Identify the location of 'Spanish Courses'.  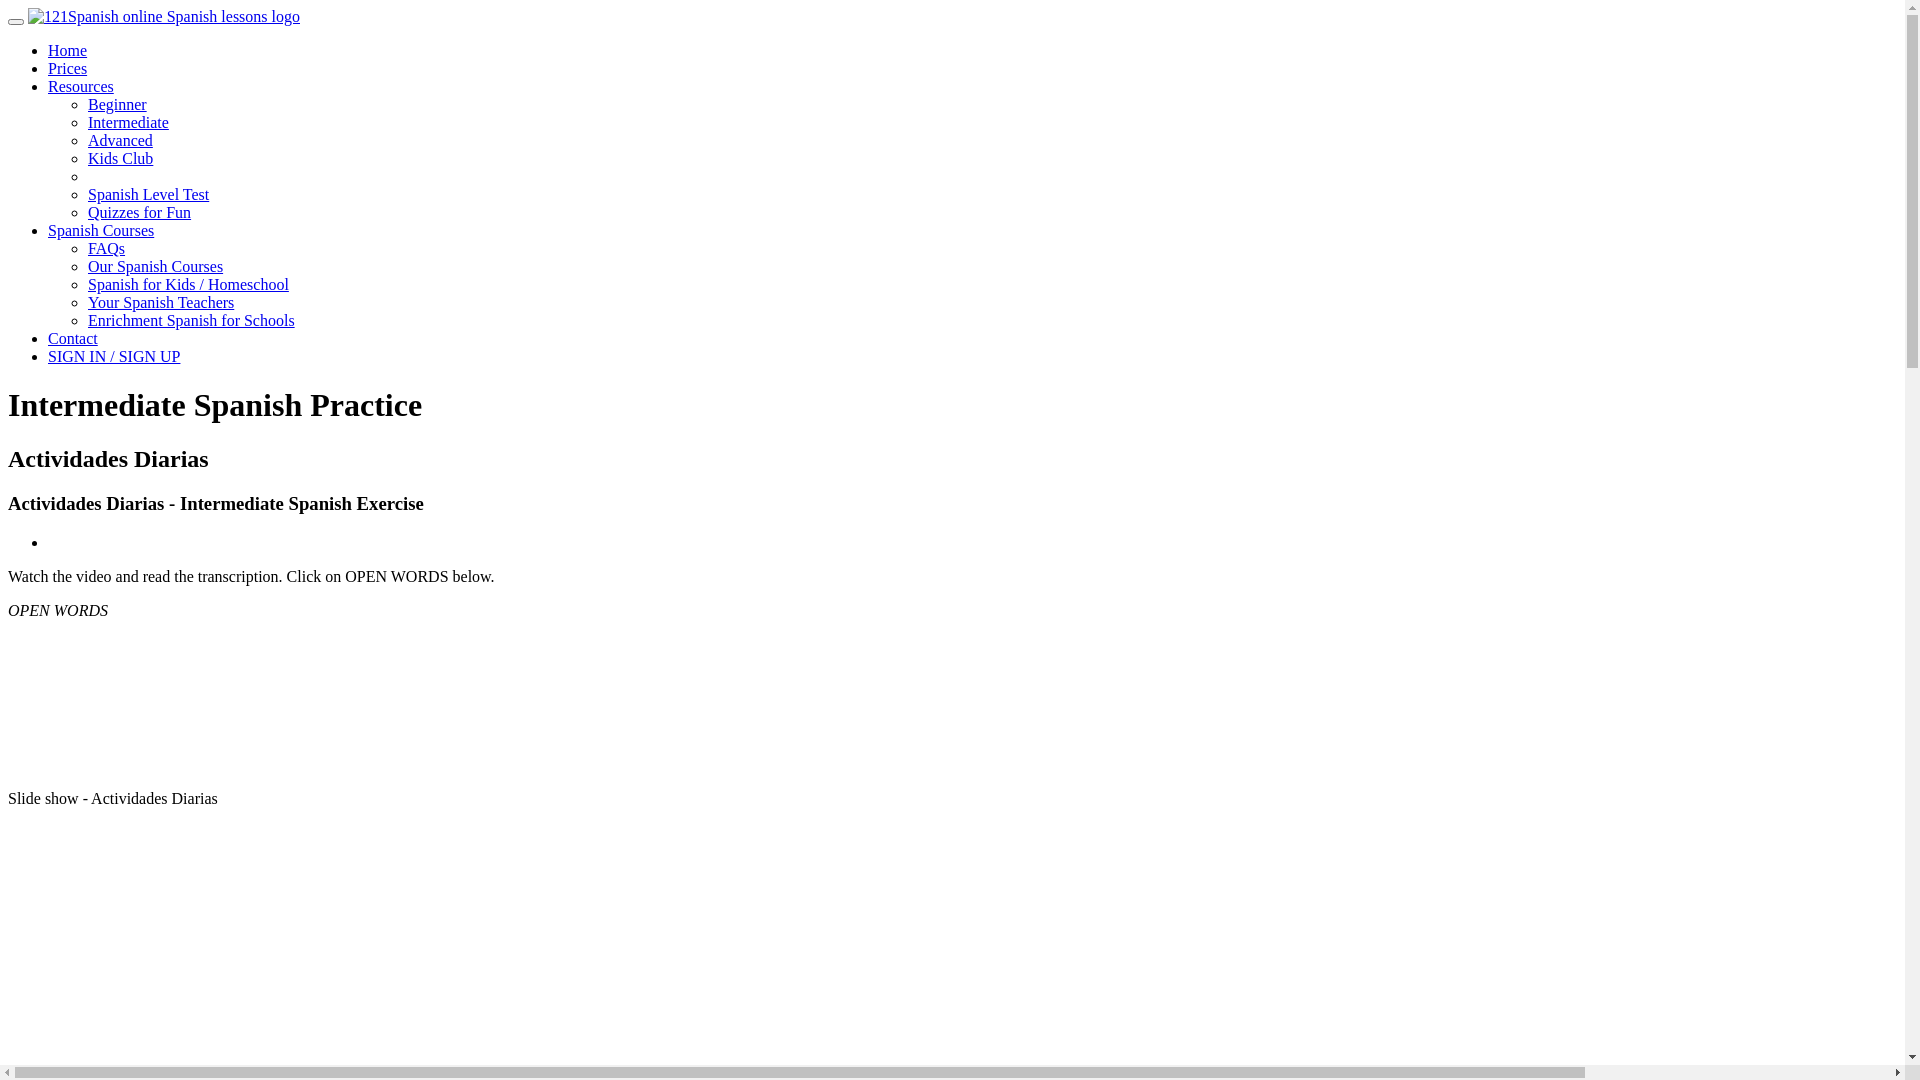
(99, 229).